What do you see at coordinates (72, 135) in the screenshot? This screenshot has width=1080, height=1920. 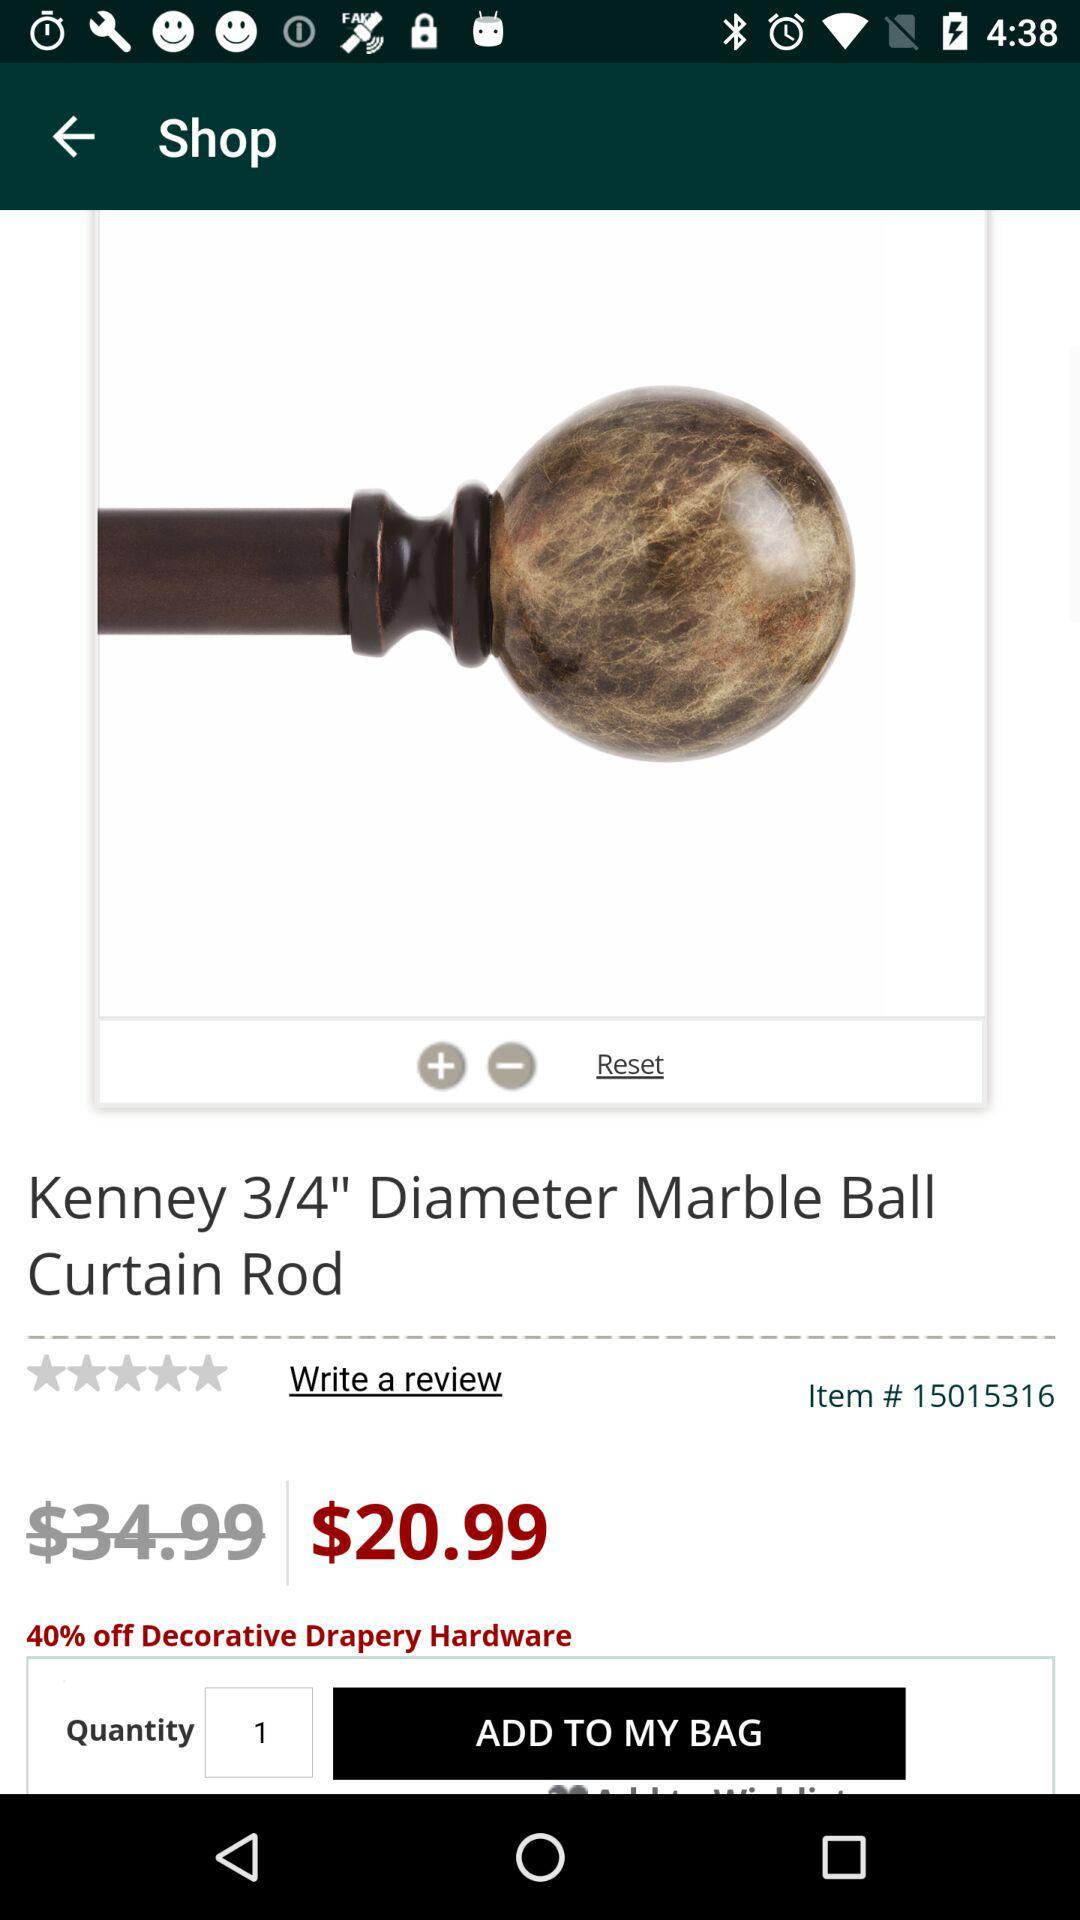 I see `go back` at bounding box center [72, 135].